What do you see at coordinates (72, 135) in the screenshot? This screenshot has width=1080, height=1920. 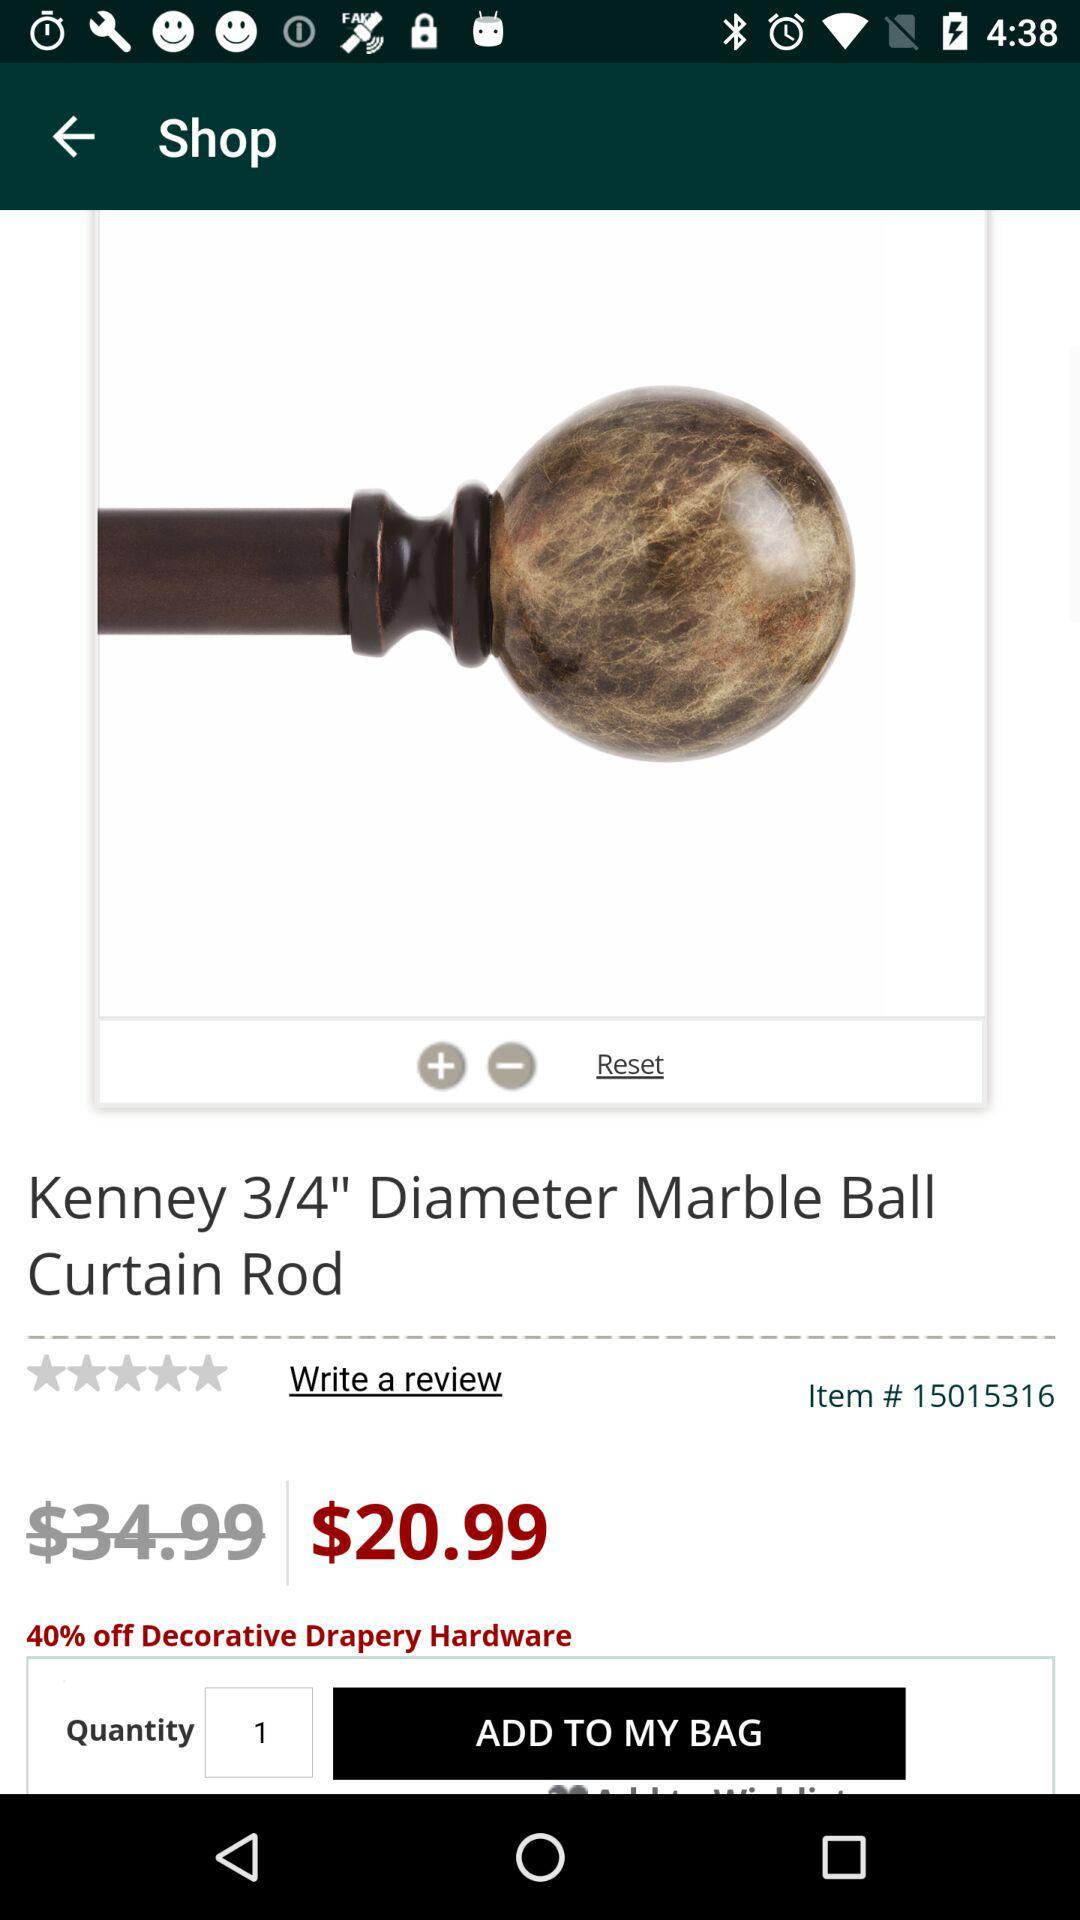 I see `go back` at bounding box center [72, 135].